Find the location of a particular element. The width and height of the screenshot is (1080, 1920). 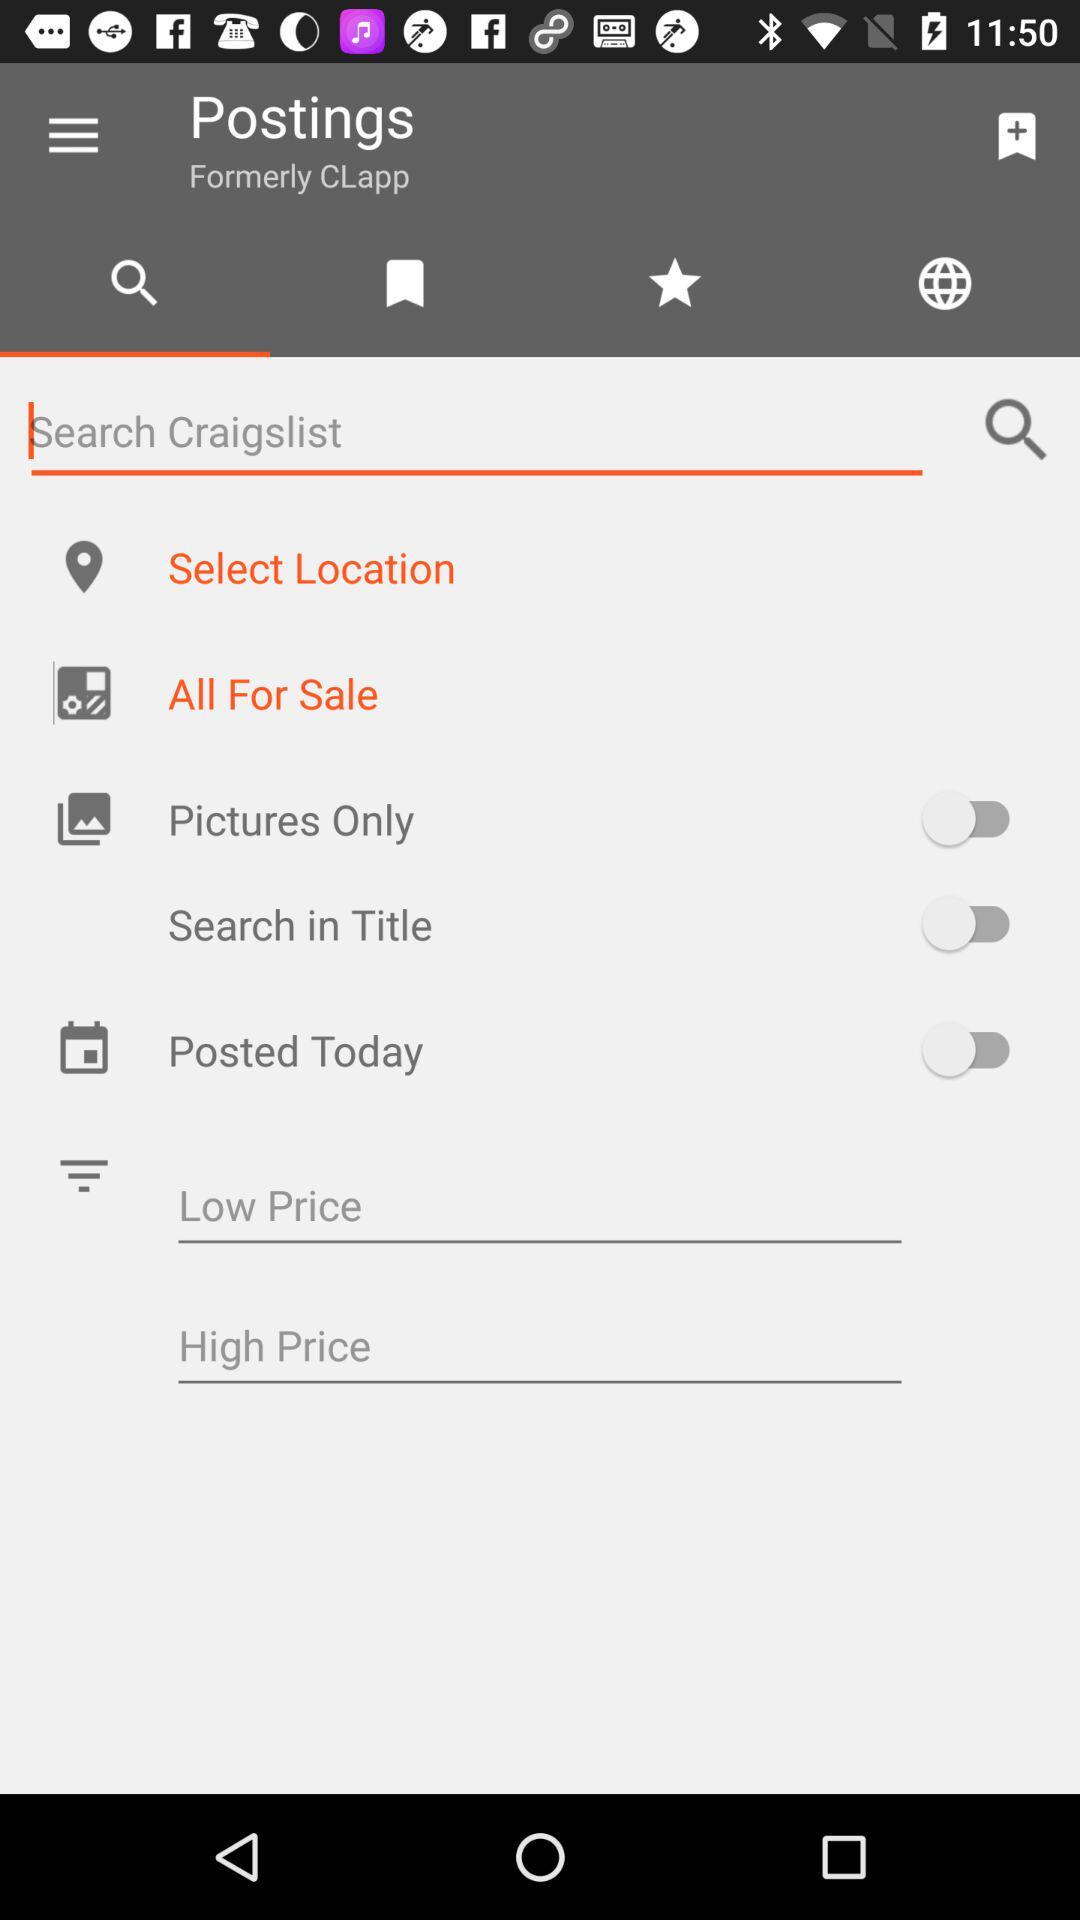

posted today option is located at coordinates (974, 1048).